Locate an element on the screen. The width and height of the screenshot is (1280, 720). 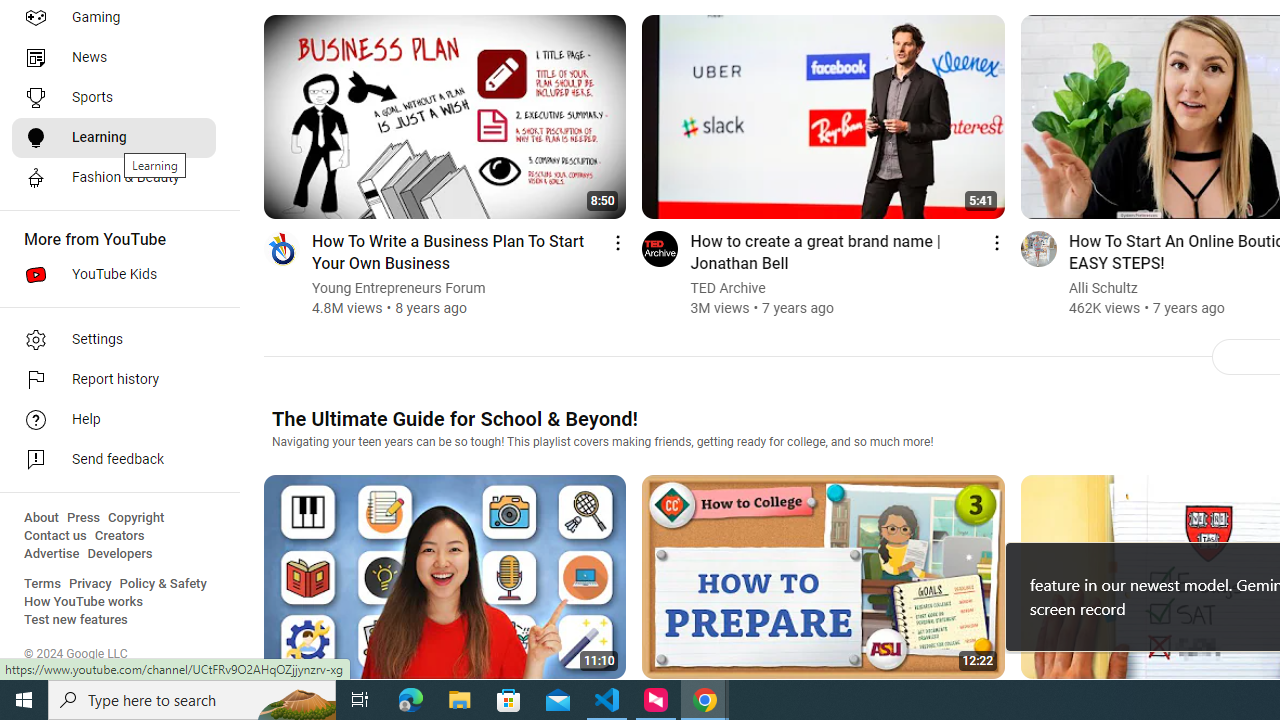
'Young Entrepreneurs Forum' is located at coordinates (399, 288).